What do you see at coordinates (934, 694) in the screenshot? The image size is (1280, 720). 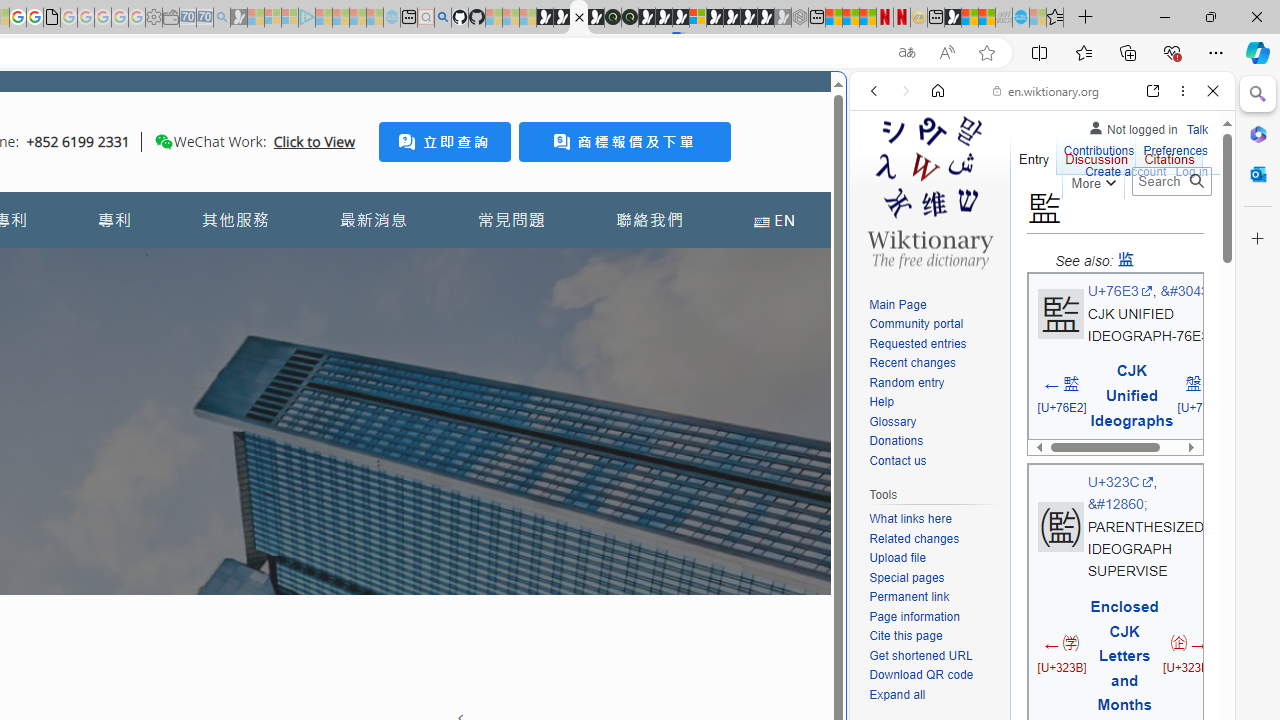 I see `'Expand all'` at bounding box center [934, 694].